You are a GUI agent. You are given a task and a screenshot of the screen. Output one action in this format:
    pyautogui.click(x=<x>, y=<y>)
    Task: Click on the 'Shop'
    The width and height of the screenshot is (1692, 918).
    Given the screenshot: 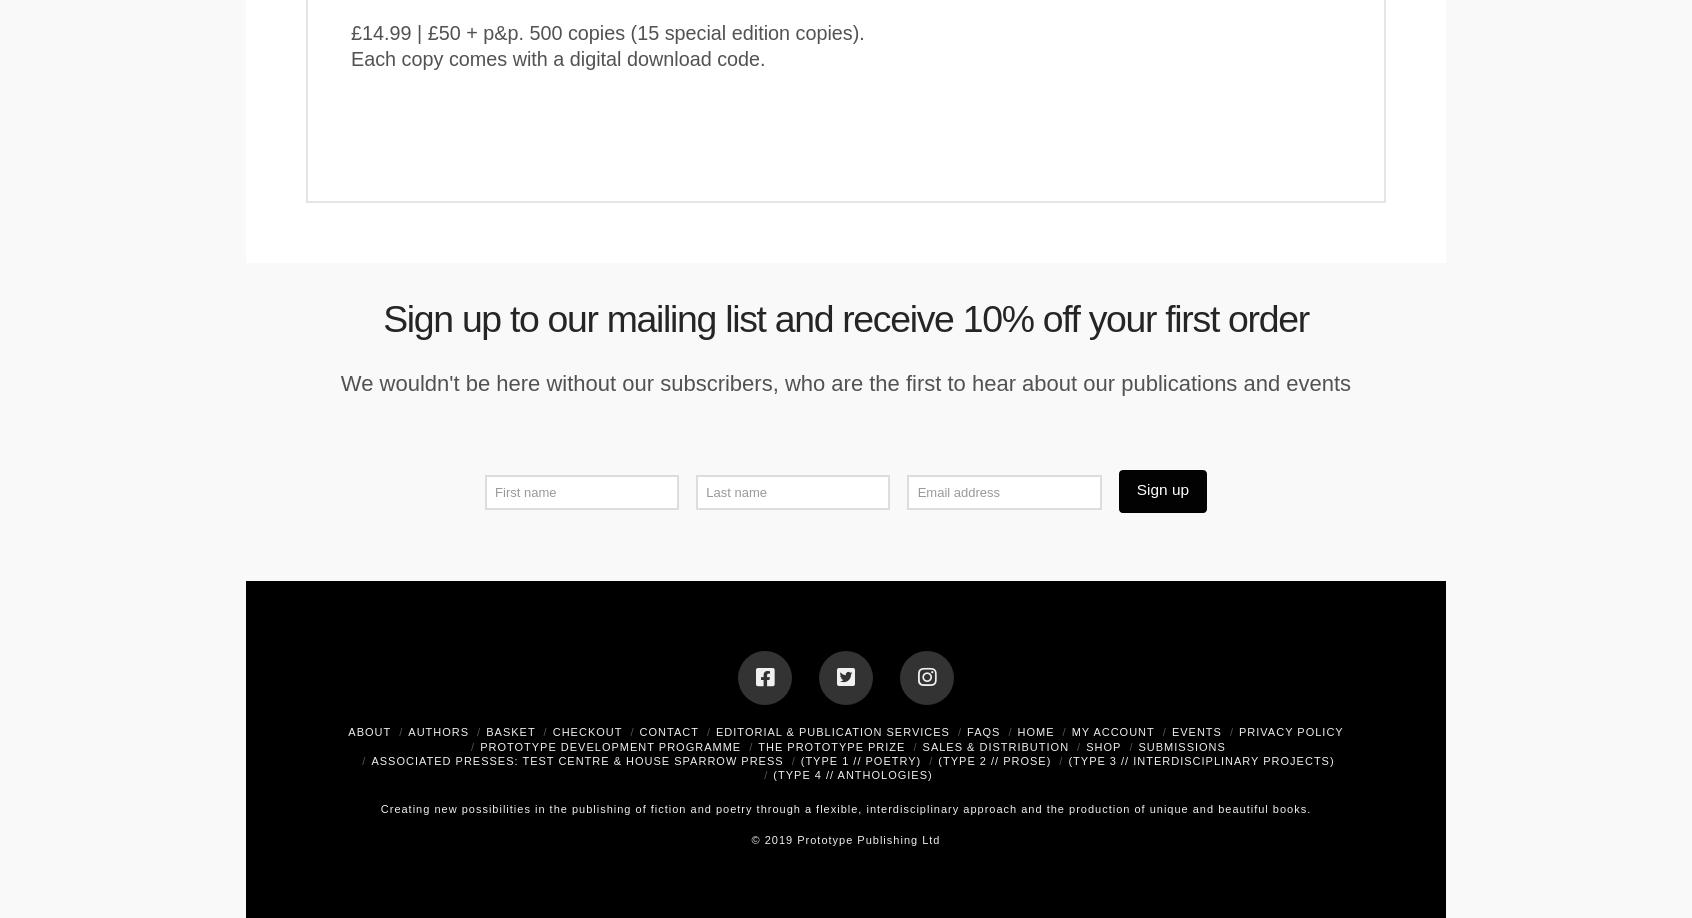 What is the action you would take?
    pyautogui.click(x=1085, y=744)
    